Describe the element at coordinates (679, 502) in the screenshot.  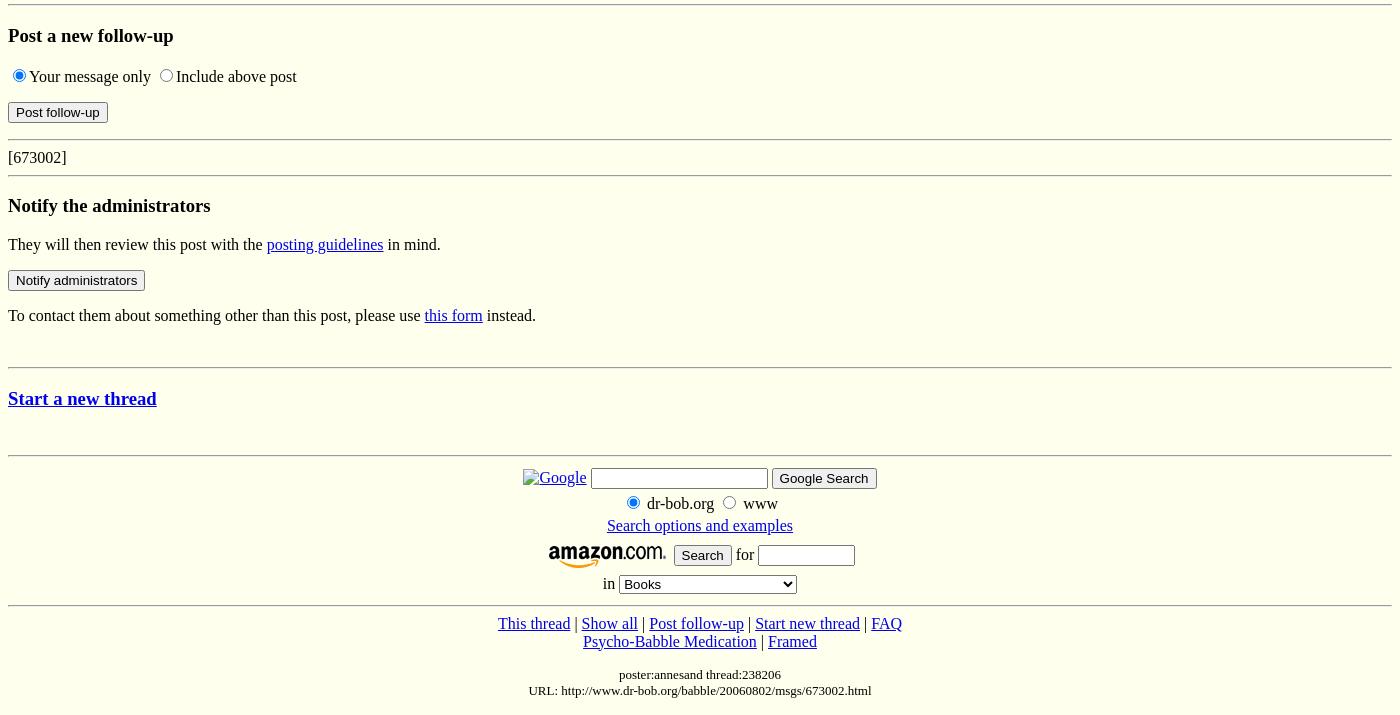
I see `'dr-bob.org'` at that location.